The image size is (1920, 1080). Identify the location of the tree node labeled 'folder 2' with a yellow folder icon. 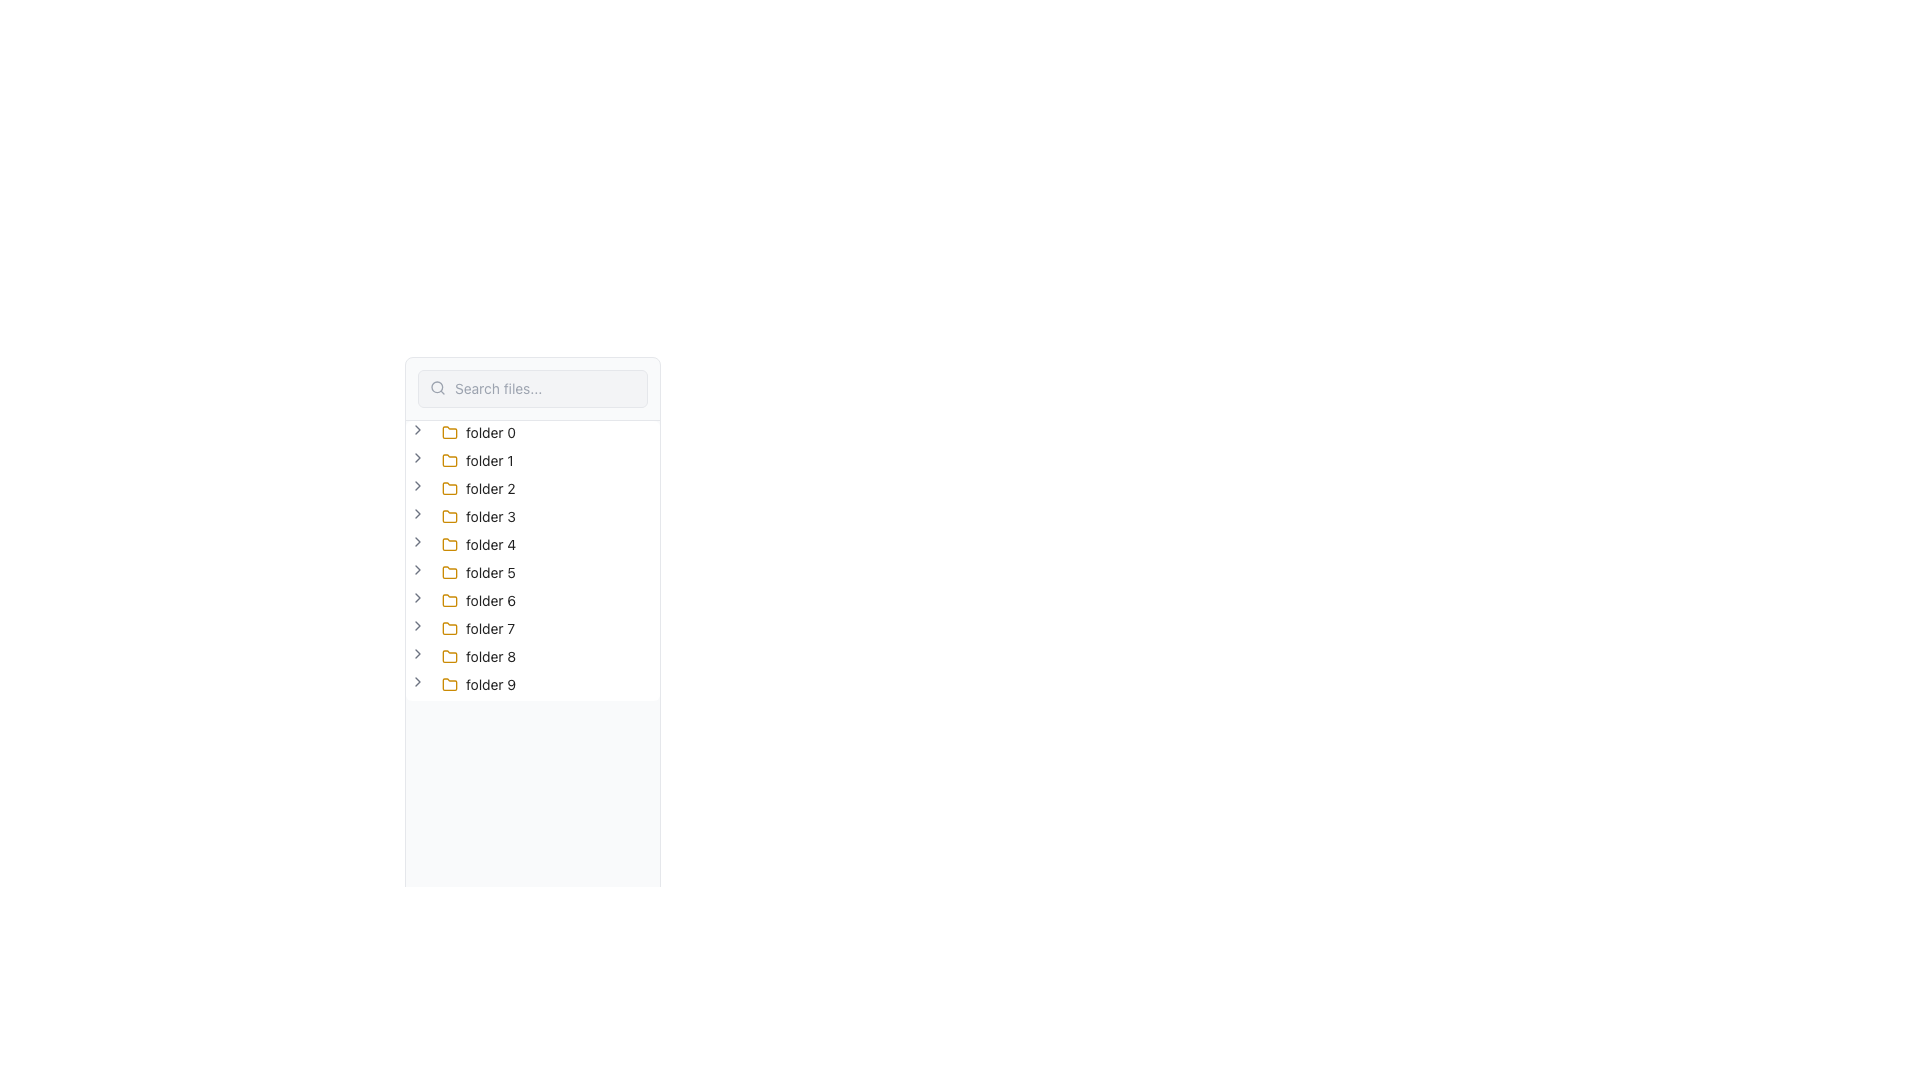
(463, 489).